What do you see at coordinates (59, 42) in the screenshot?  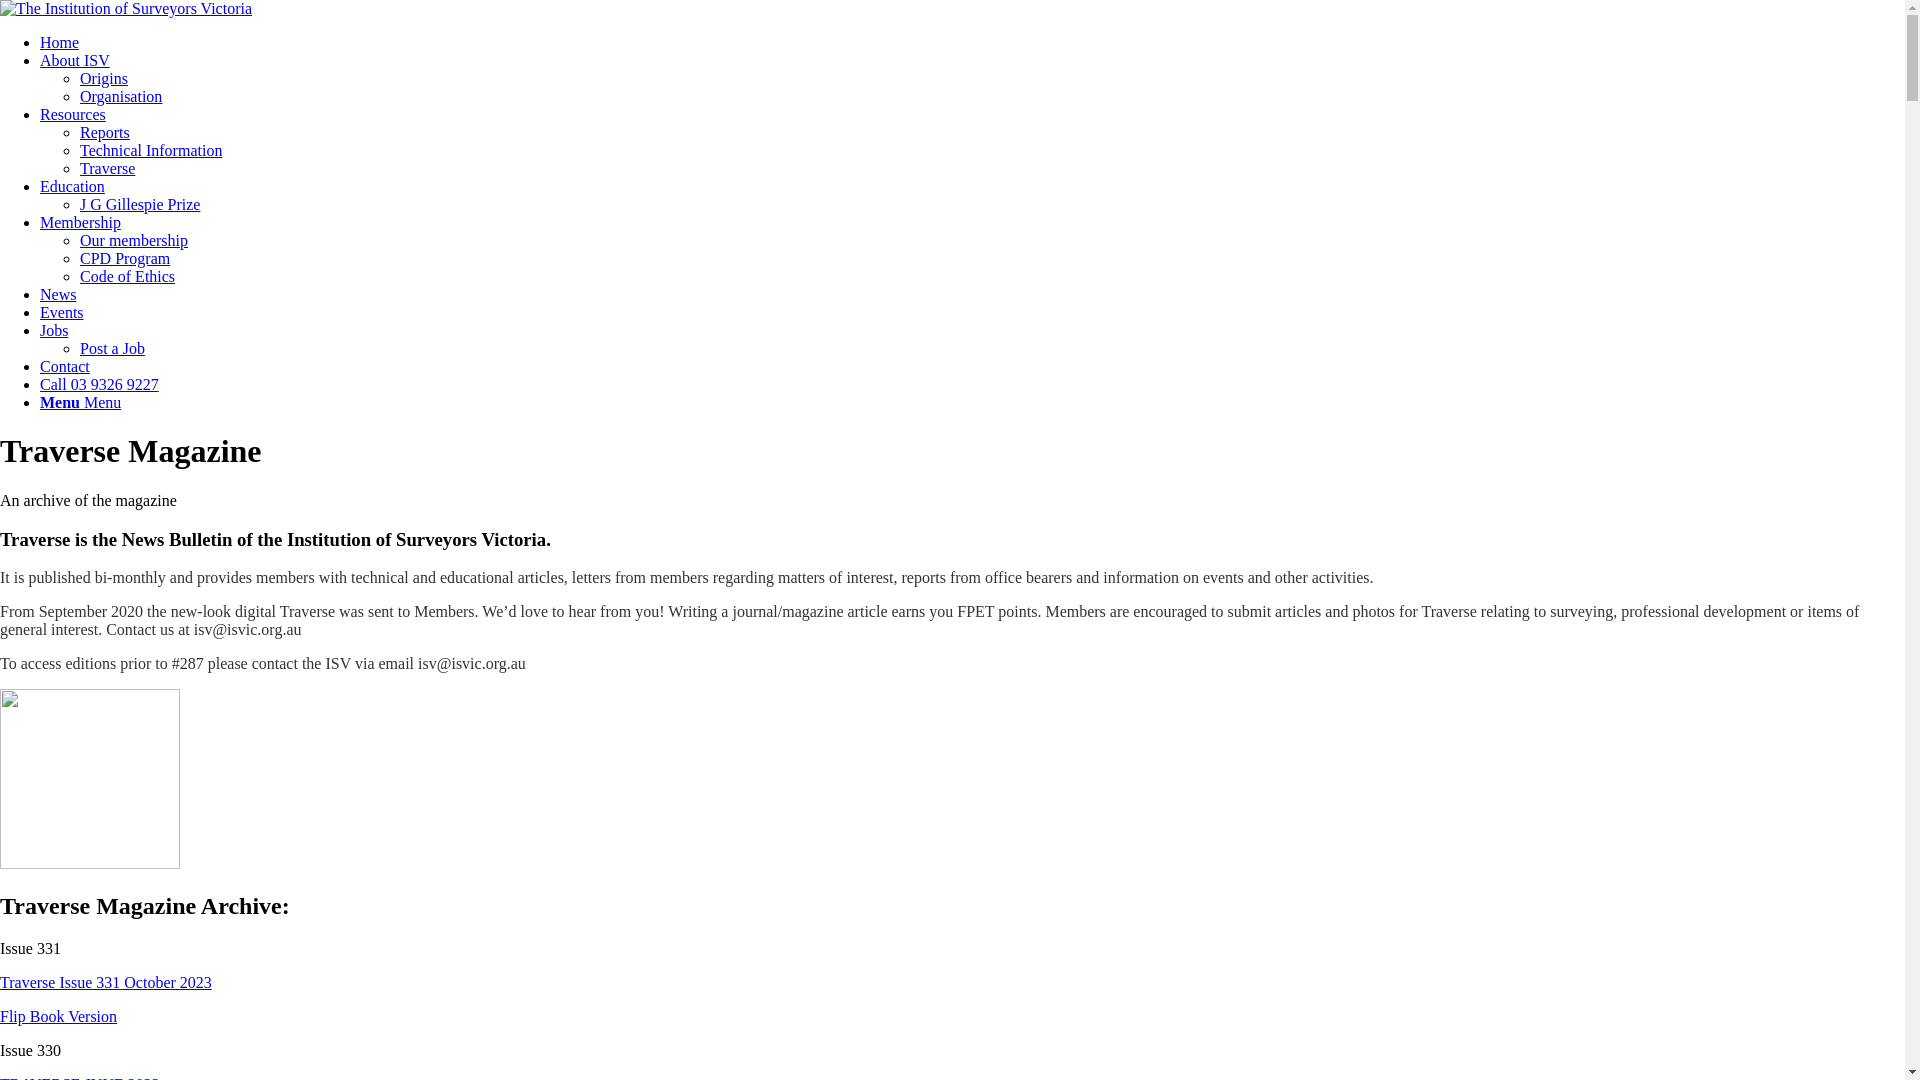 I see `'Home'` at bounding box center [59, 42].